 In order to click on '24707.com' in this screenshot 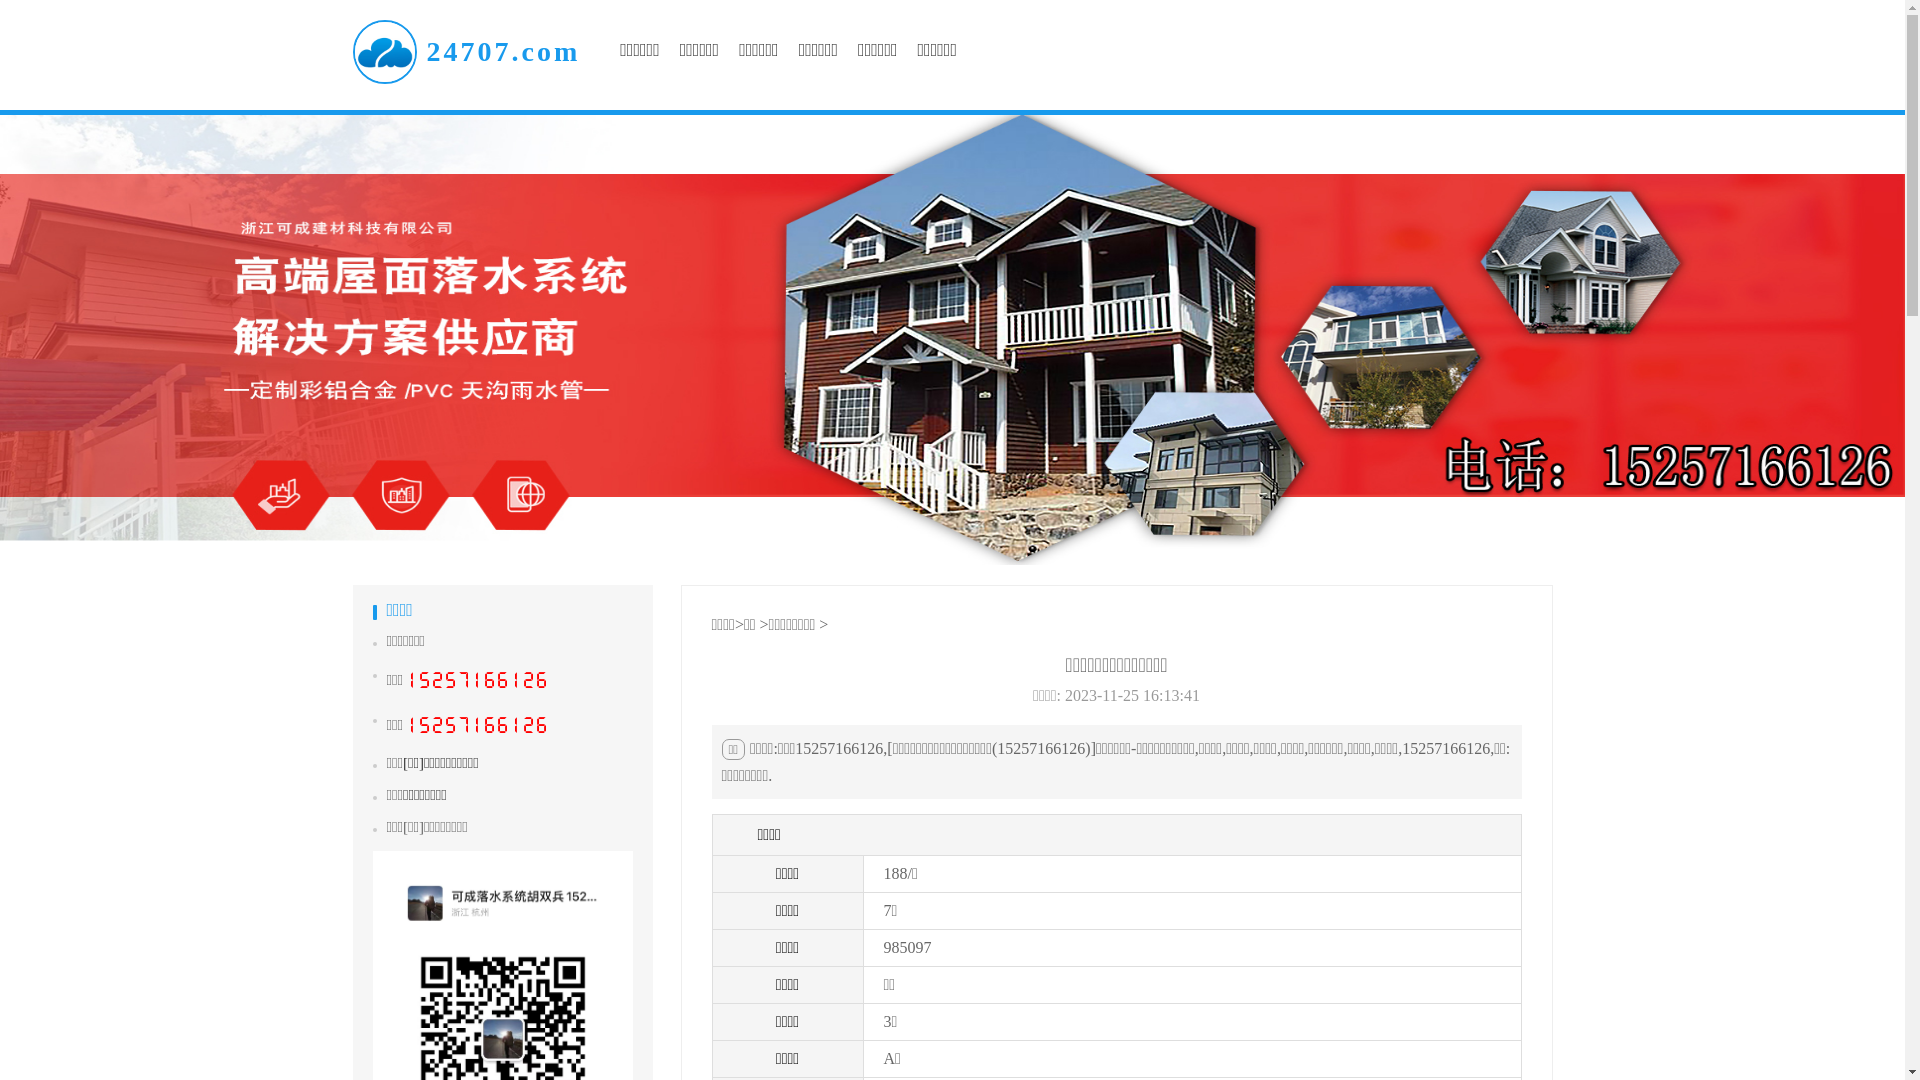, I will do `click(464, 50)`.